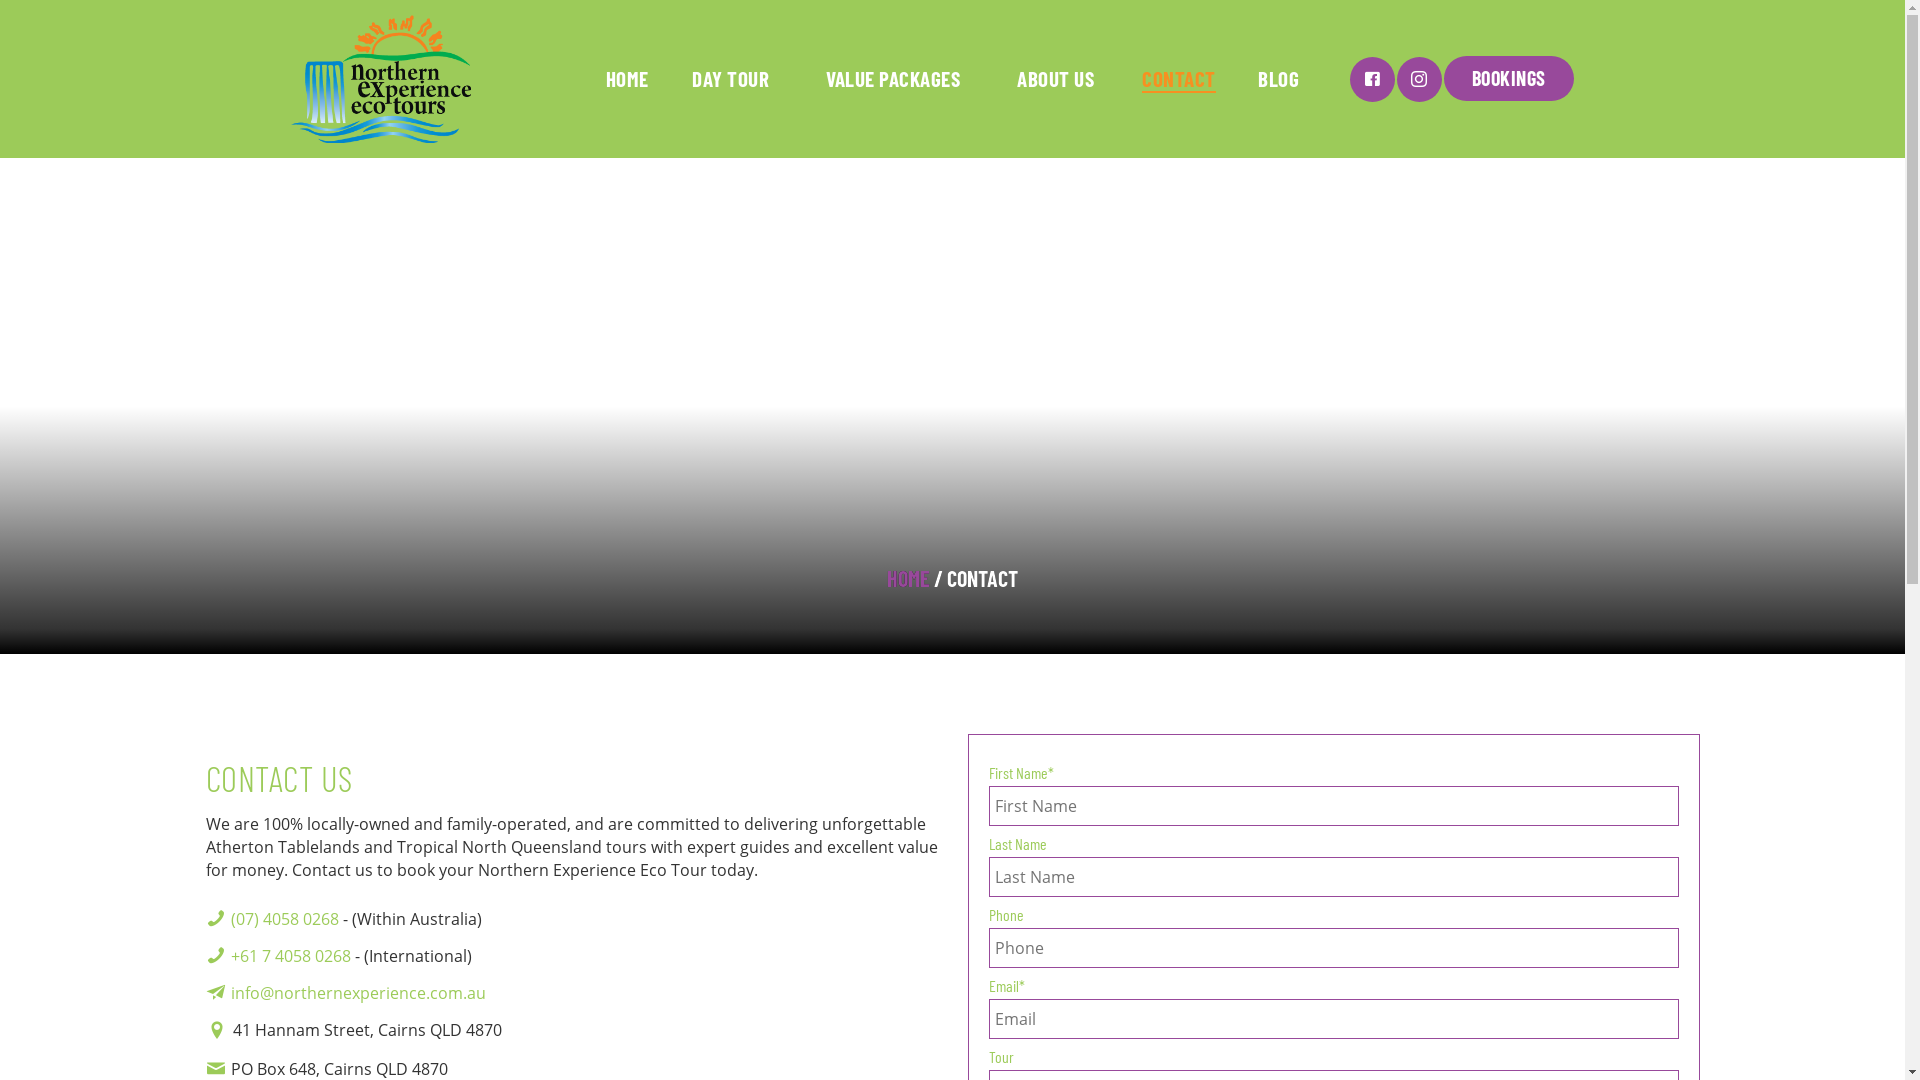 Image resolution: width=1920 pixels, height=1080 pixels. What do you see at coordinates (230, 955) in the screenshot?
I see `'+61 7 4058 0268'` at bounding box center [230, 955].